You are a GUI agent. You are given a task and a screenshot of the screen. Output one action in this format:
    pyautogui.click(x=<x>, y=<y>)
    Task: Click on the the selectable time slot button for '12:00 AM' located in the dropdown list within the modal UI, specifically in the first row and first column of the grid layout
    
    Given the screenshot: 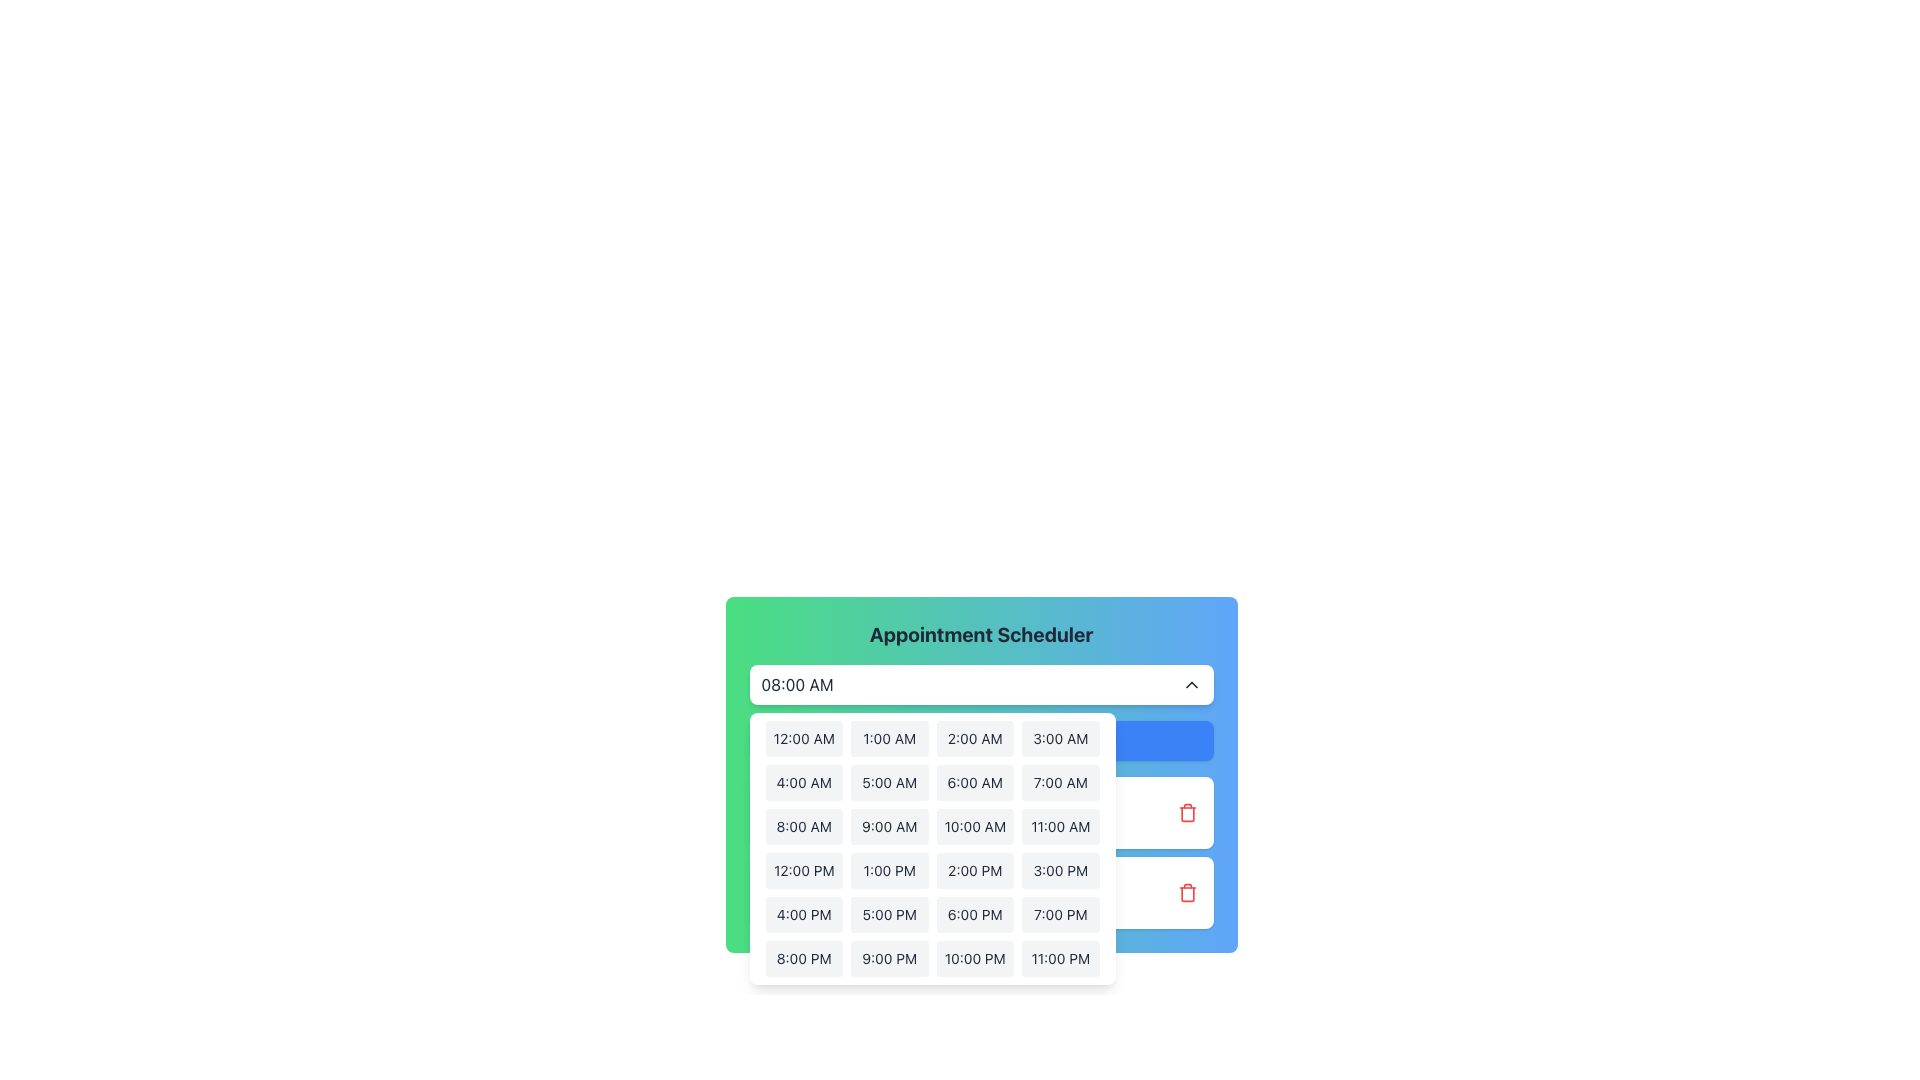 What is the action you would take?
    pyautogui.click(x=804, y=739)
    